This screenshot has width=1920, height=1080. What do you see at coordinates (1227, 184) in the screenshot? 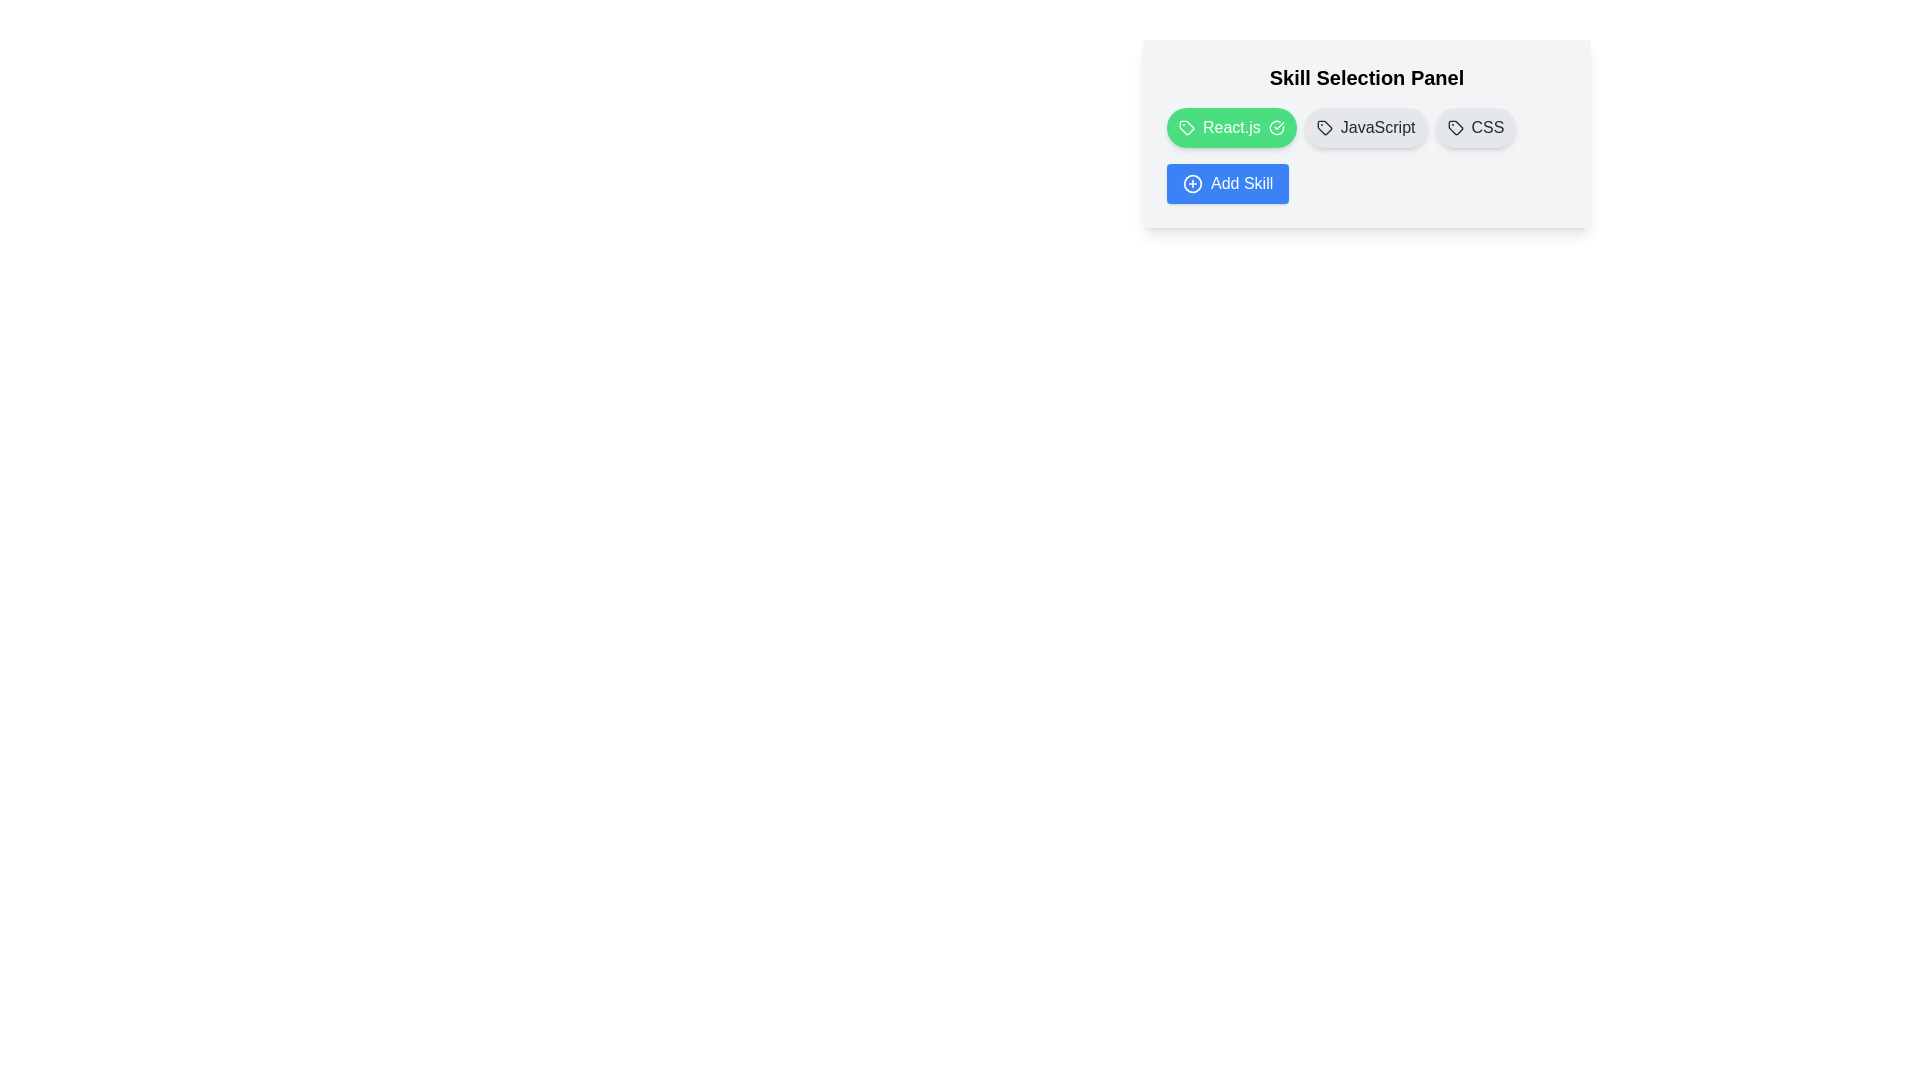
I see `the button that allows users to add a new skill, located towards the bottom-left side of the skill selection panel, directly below the 'React.js' tag` at bounding box center [1227, 184].